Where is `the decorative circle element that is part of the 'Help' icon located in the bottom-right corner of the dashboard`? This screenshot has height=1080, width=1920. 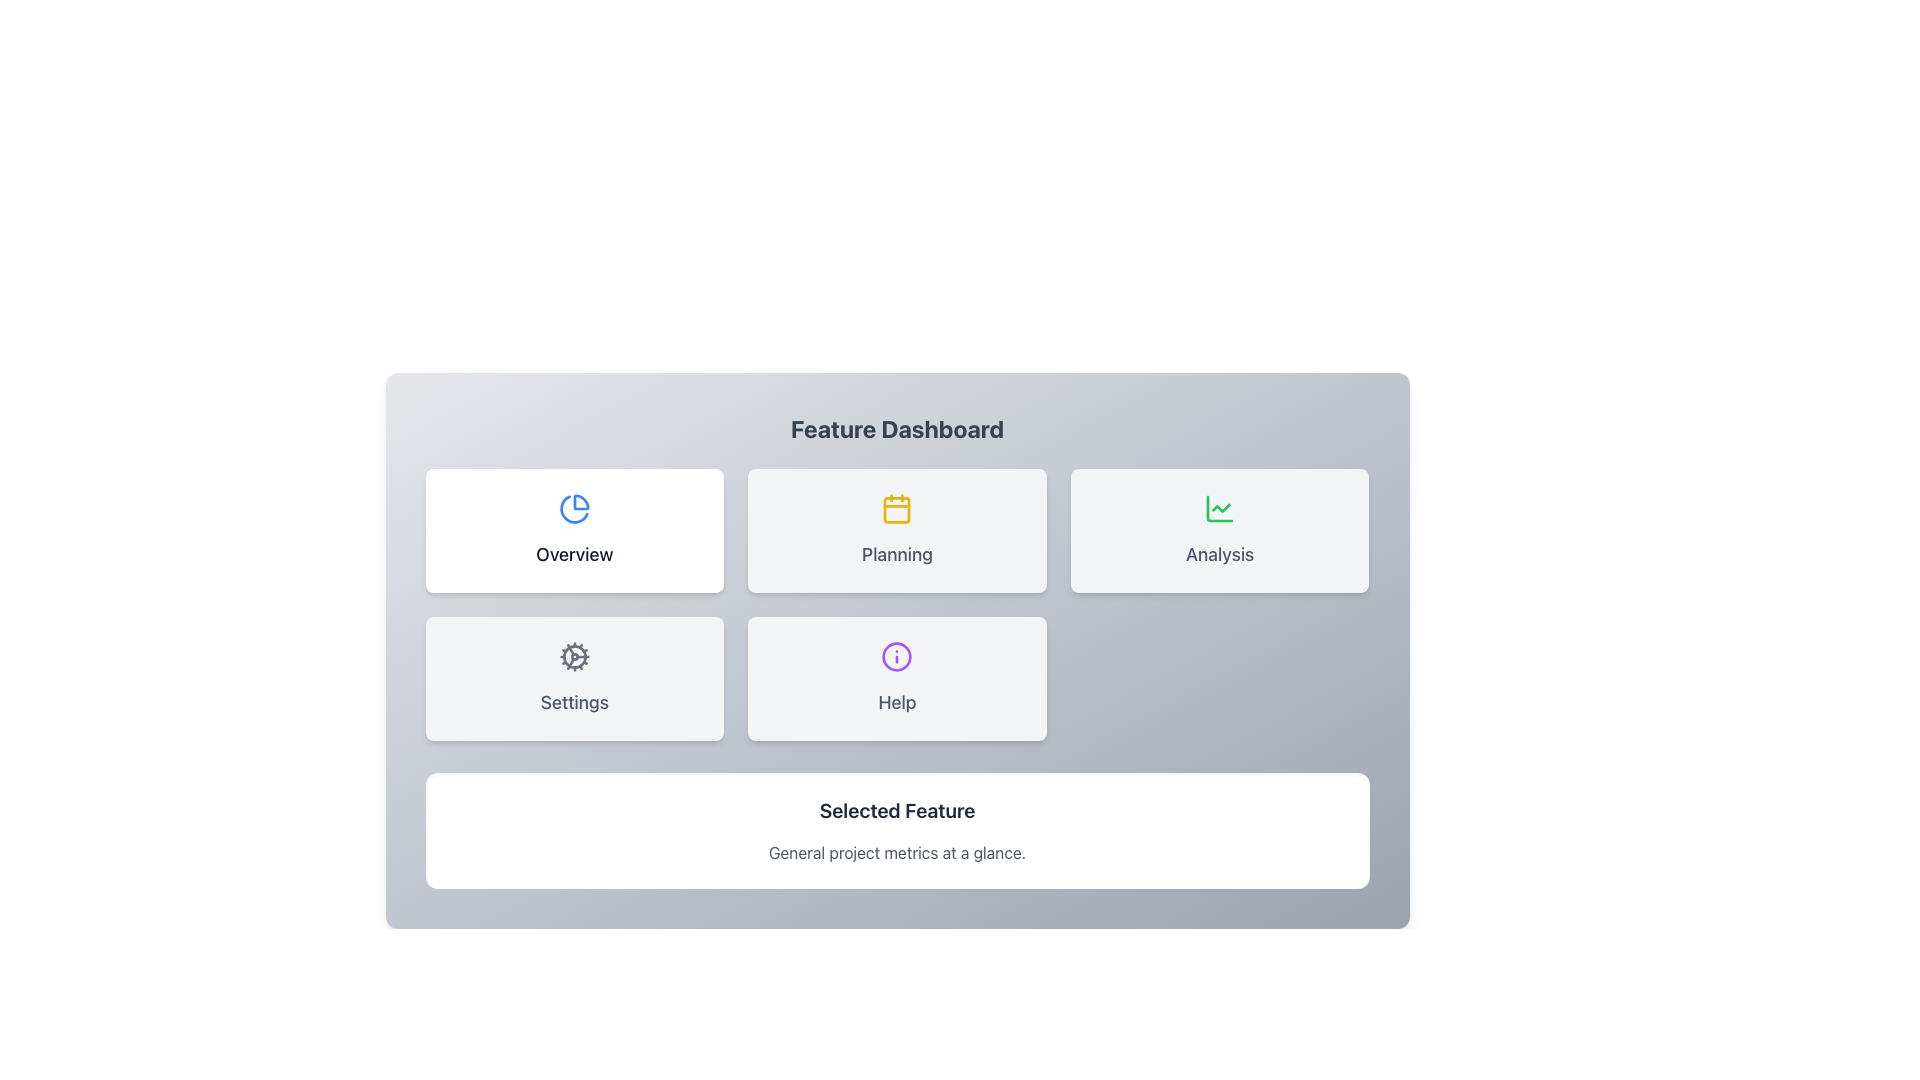
the decorative circle element that is part of the 'Help' icon located in the bottom-right corner of the dashboard is located at coordinates (896, 656).